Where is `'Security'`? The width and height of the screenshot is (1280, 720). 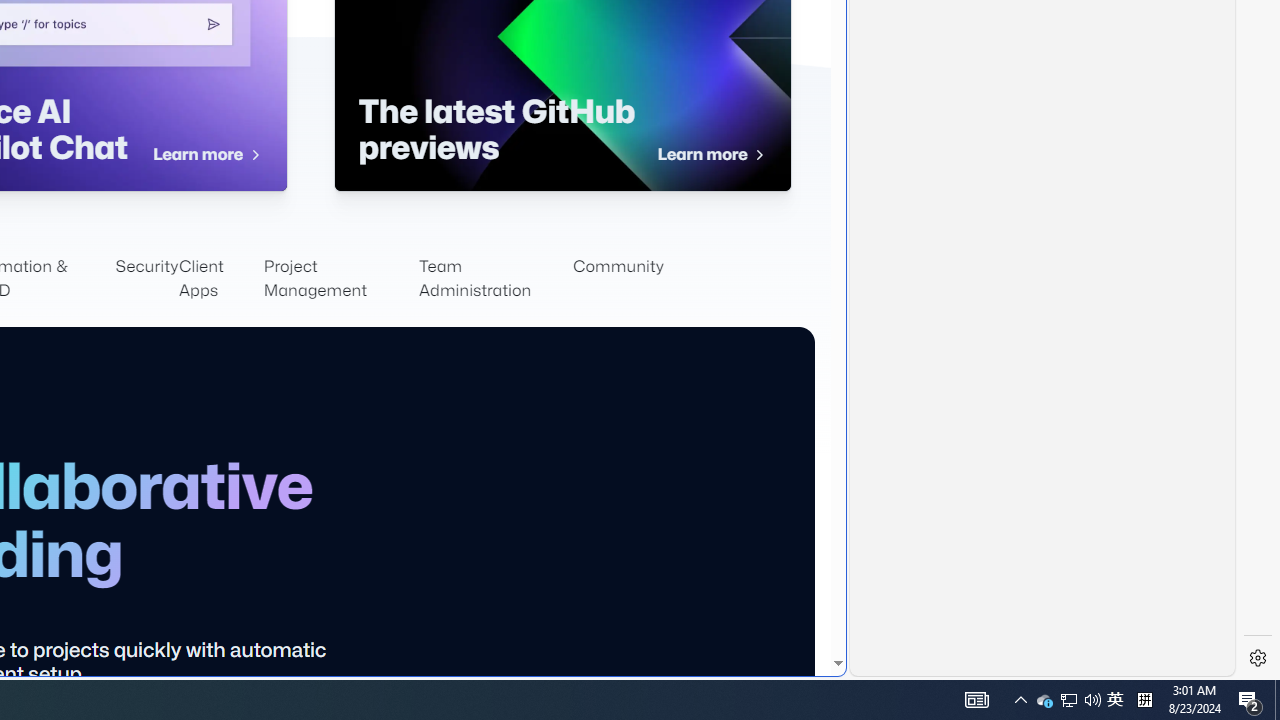 'Security' is located at coordinates (146, 279).